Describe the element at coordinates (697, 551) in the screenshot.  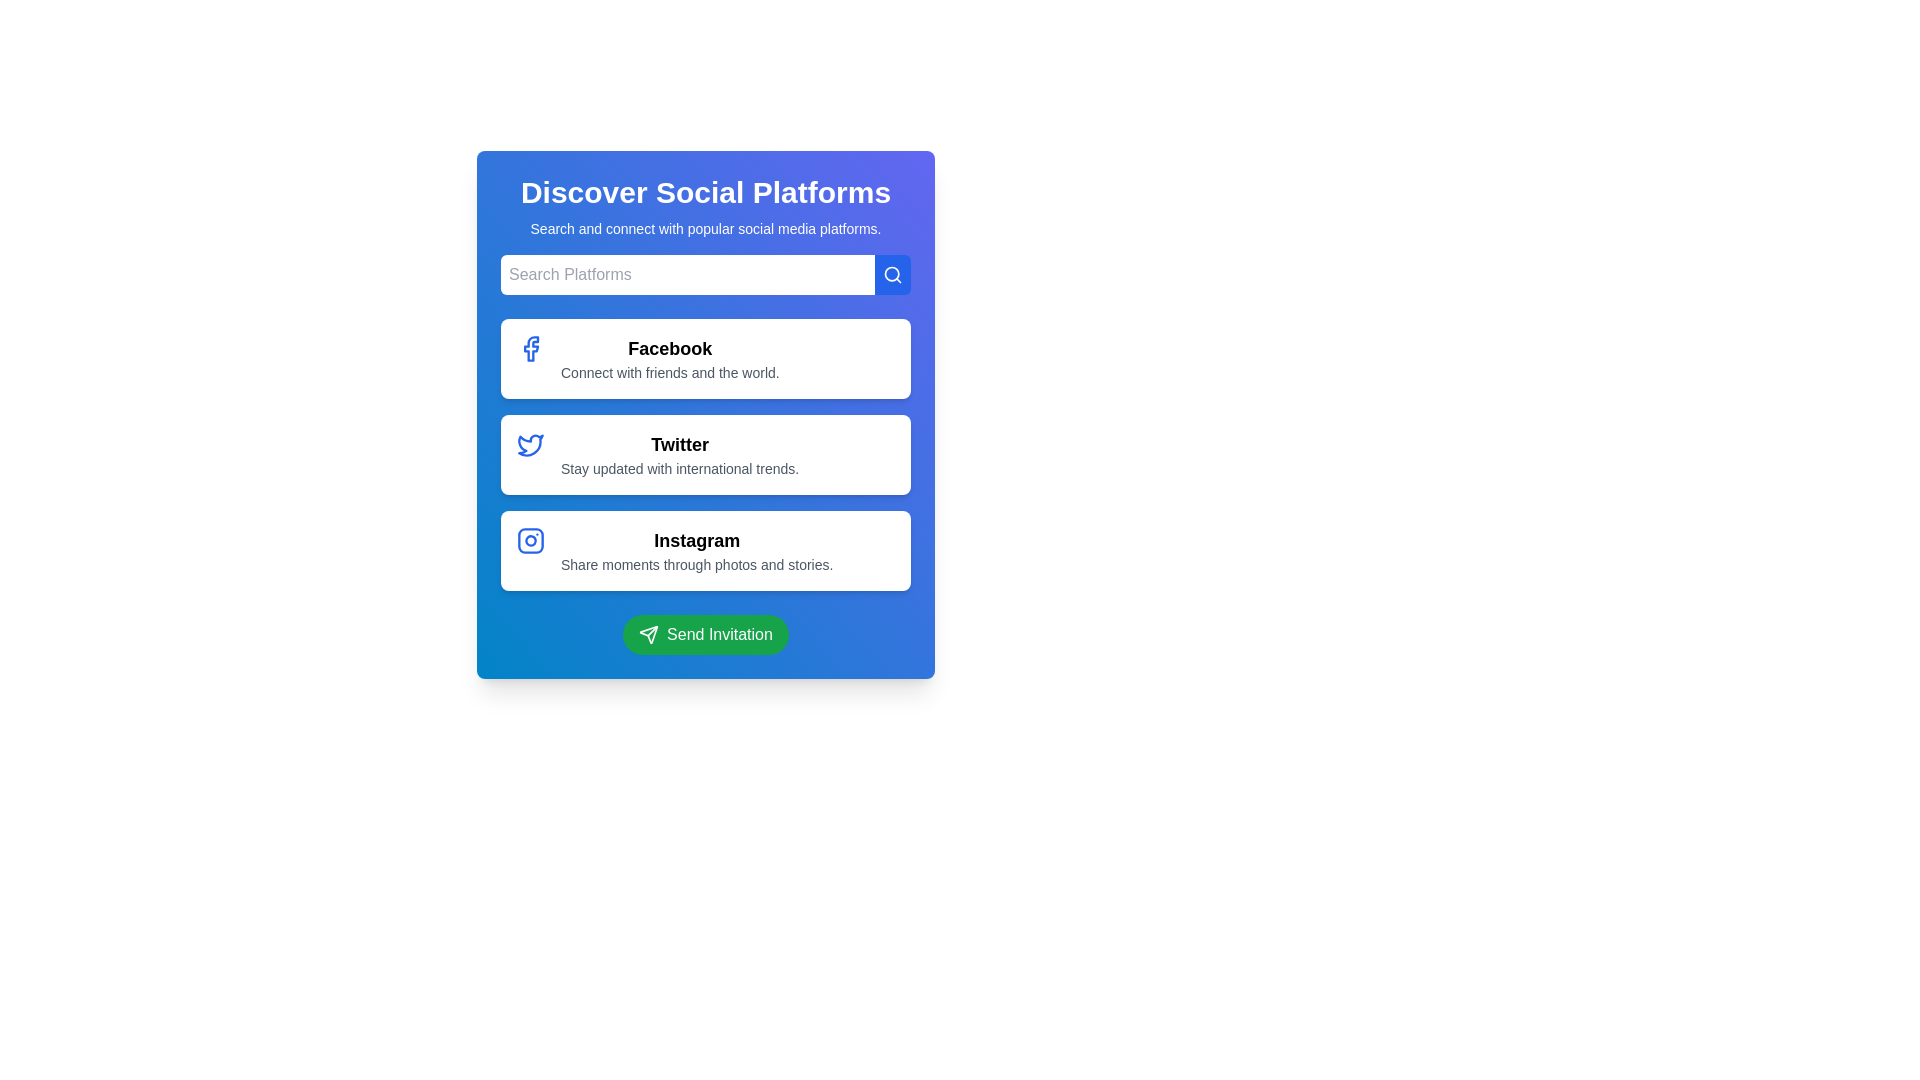
I see `the descriptive text block for Instagram, which is the third item under the header 'Discover Social Platforms'` at that location.